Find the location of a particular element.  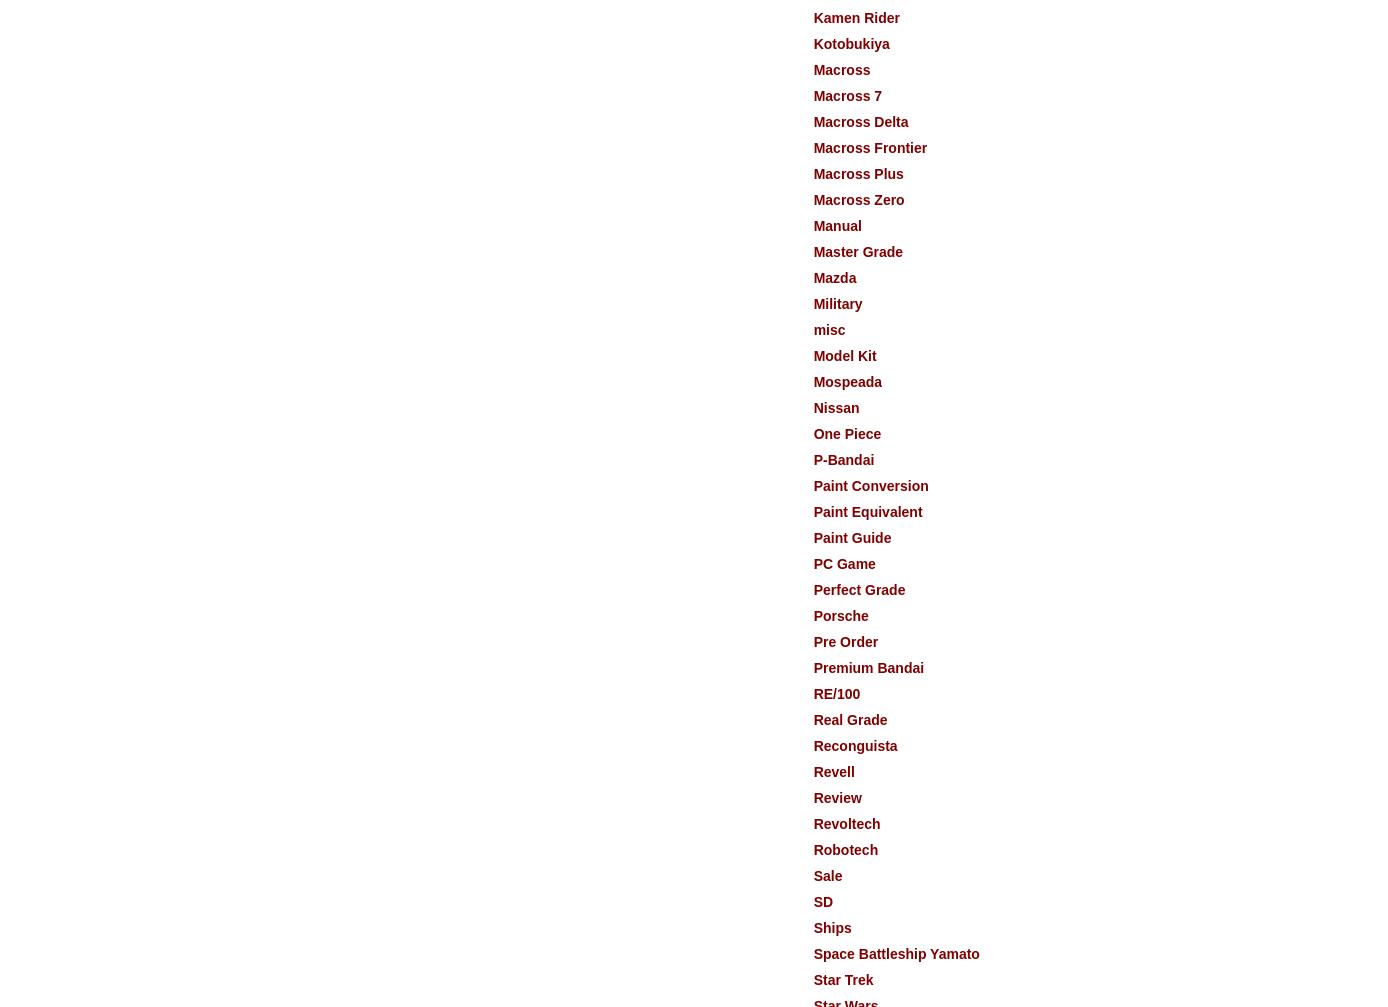

'Review' is located at coordinates (836, 797).